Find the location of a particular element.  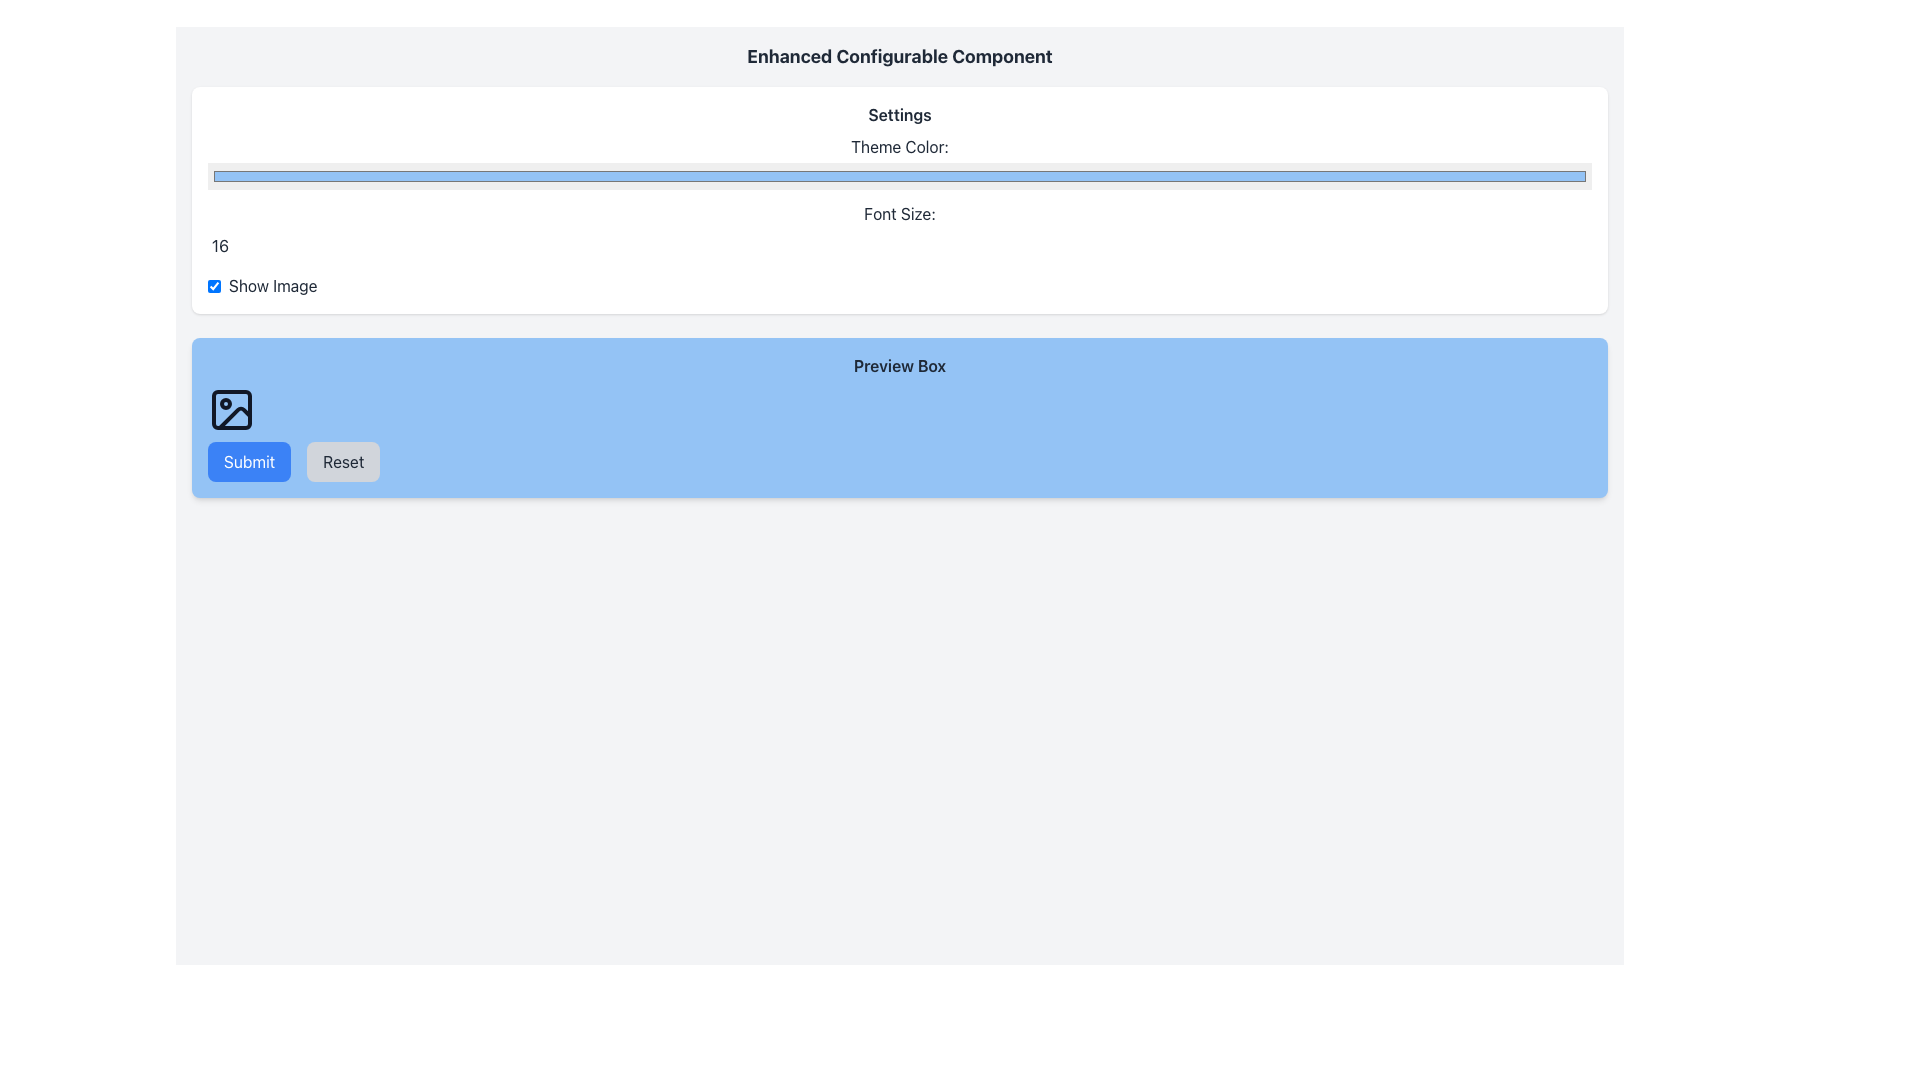

the text label that describes the color input field, located below the 'Settings' heading and above the color picker input is located at coordinates (899, 145).